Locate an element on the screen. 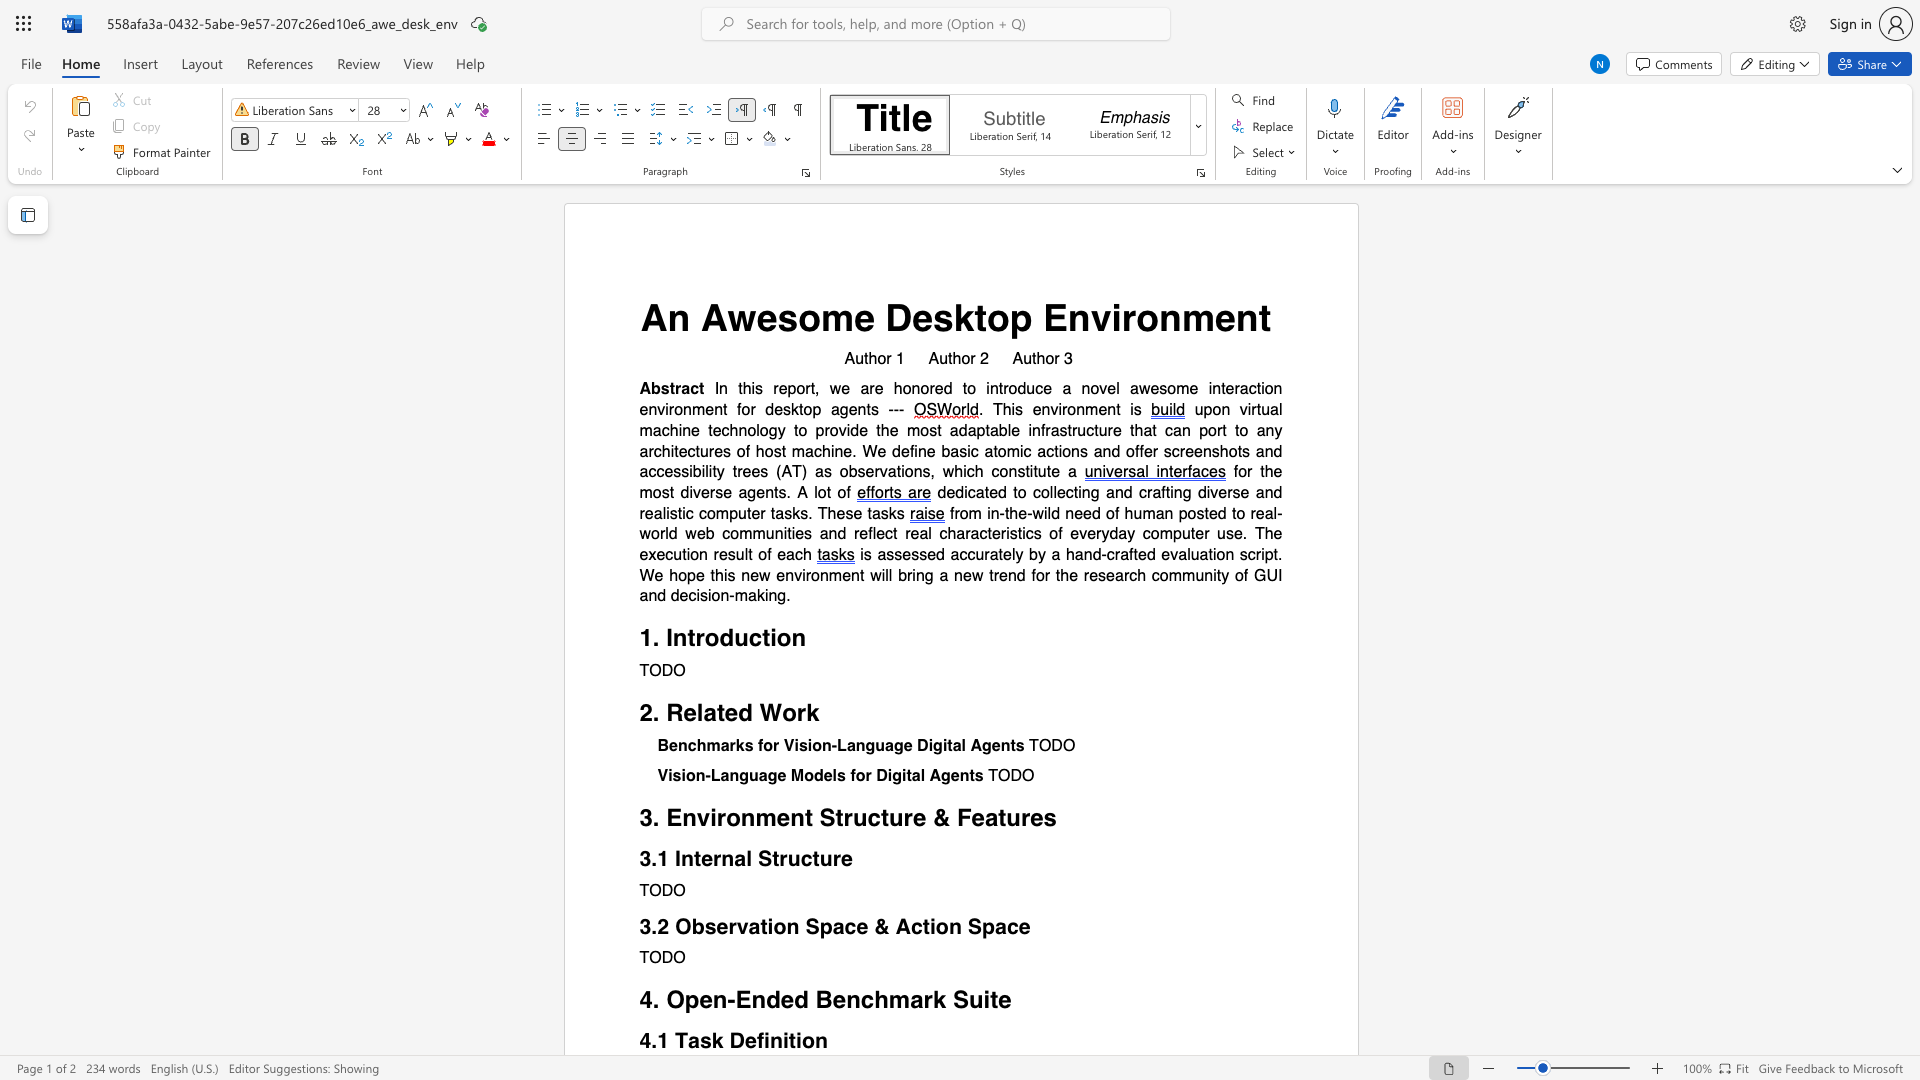  the subset text "fo" within the text "In this report, we are honored to introduce a novel awesome interaction environment for desktop agents ---" is located at coordinates (736, 409).